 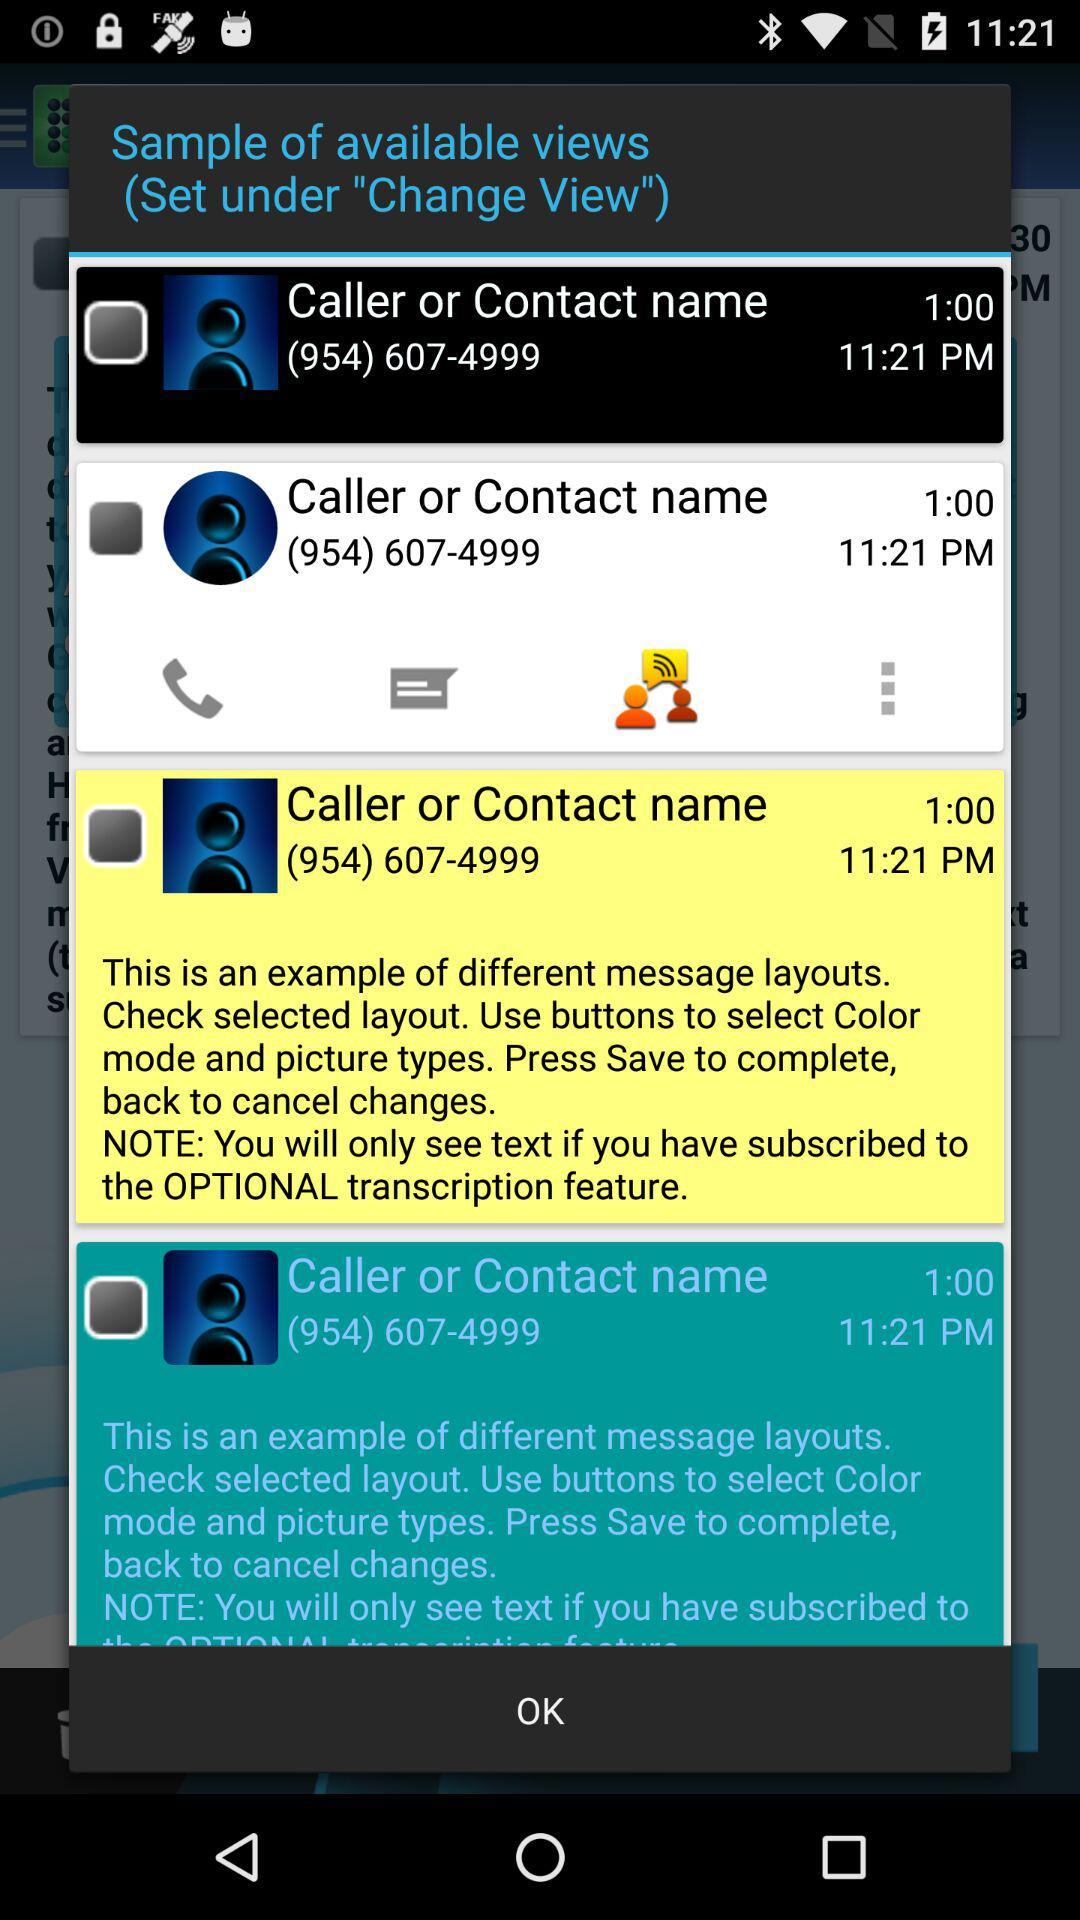 I want to click on view, so click(x=115, y=528).